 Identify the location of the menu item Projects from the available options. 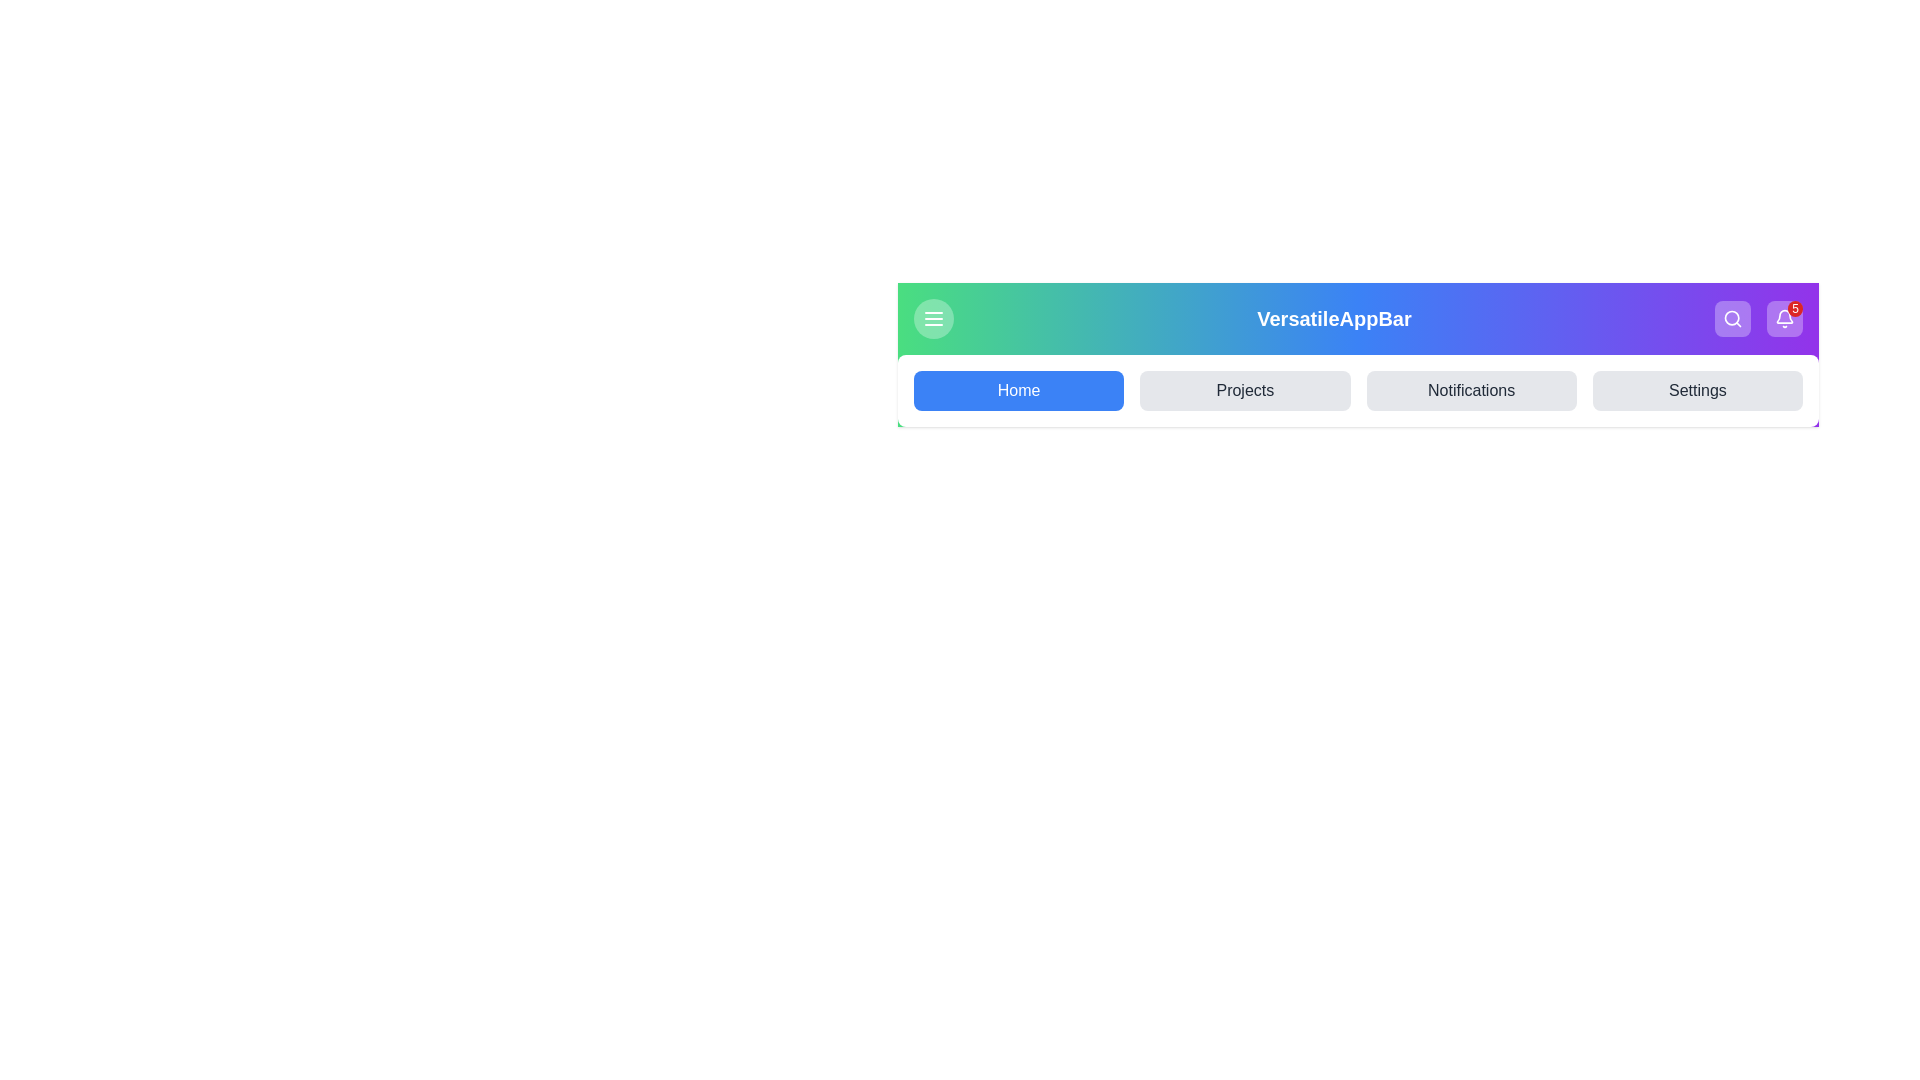
(1244, 390).